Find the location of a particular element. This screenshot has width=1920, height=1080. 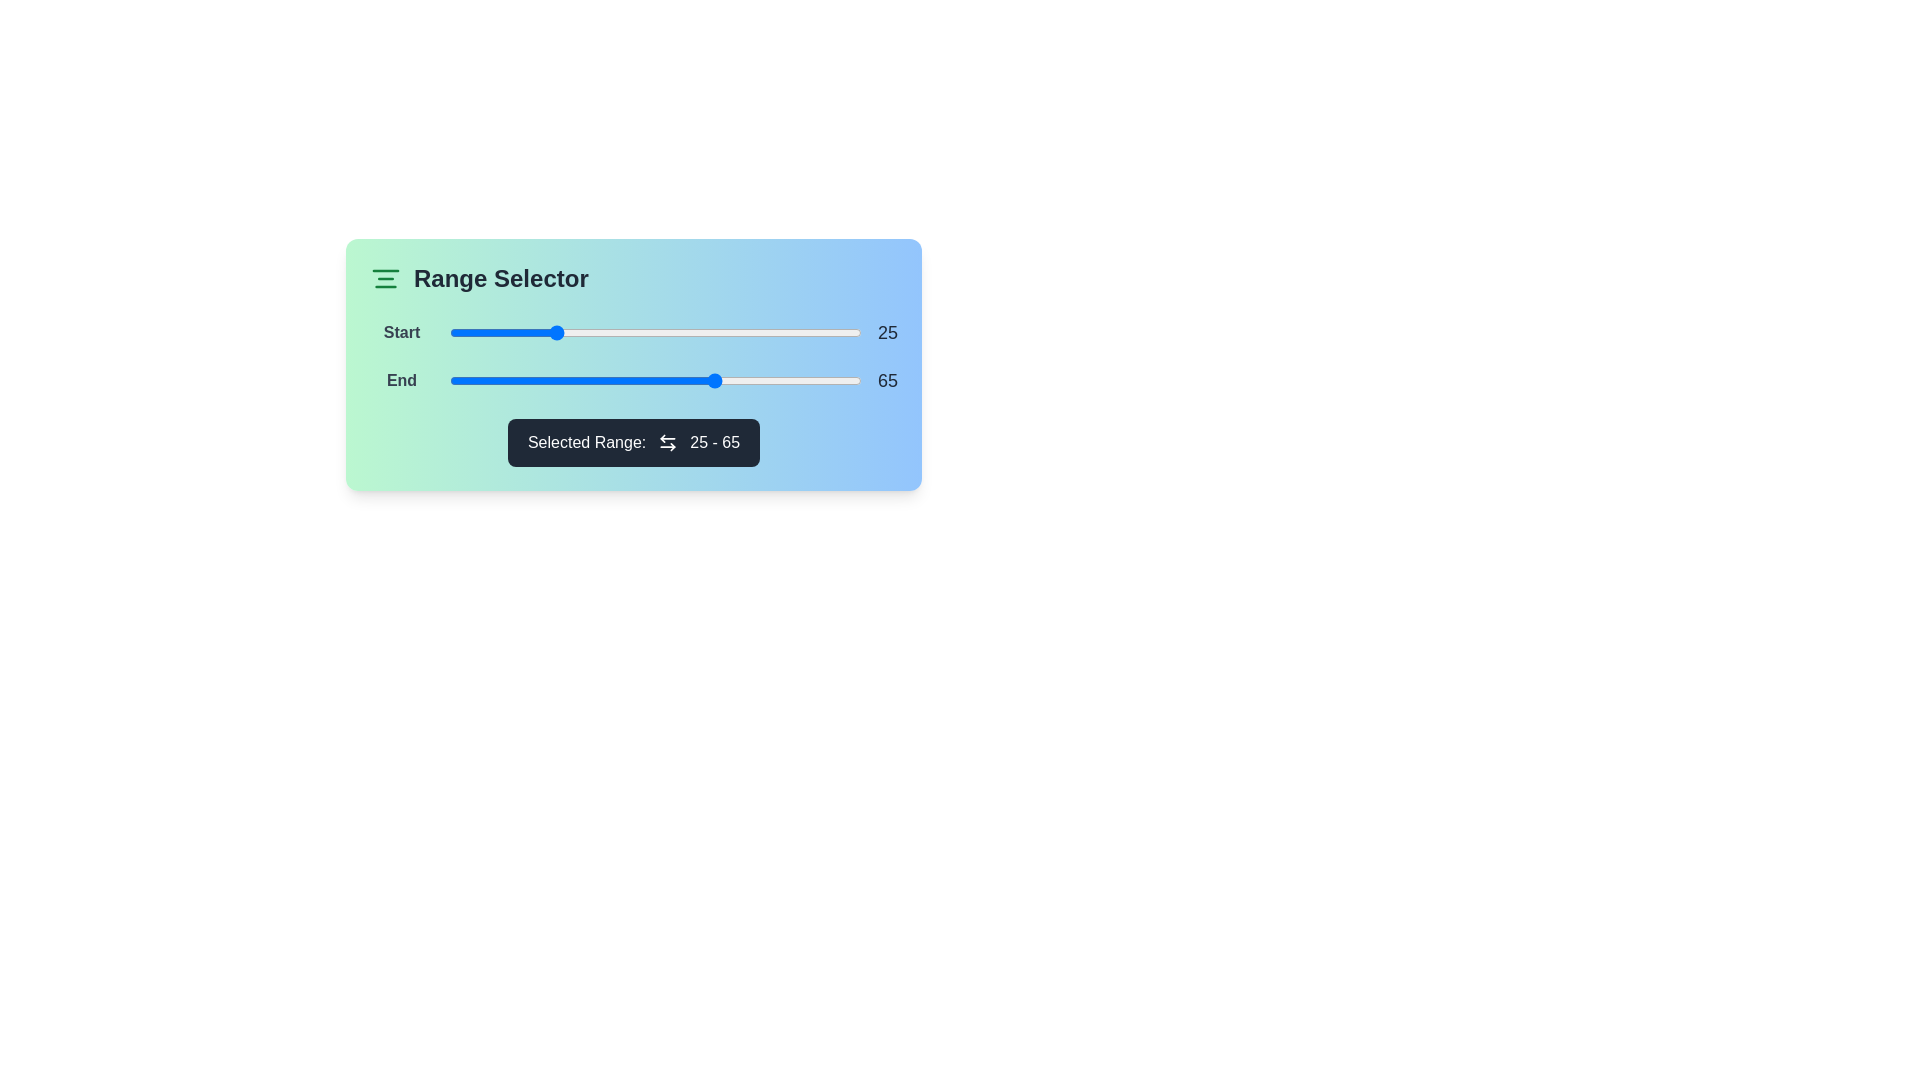

the start range slider to 17 is located at coordinates (519, 331).